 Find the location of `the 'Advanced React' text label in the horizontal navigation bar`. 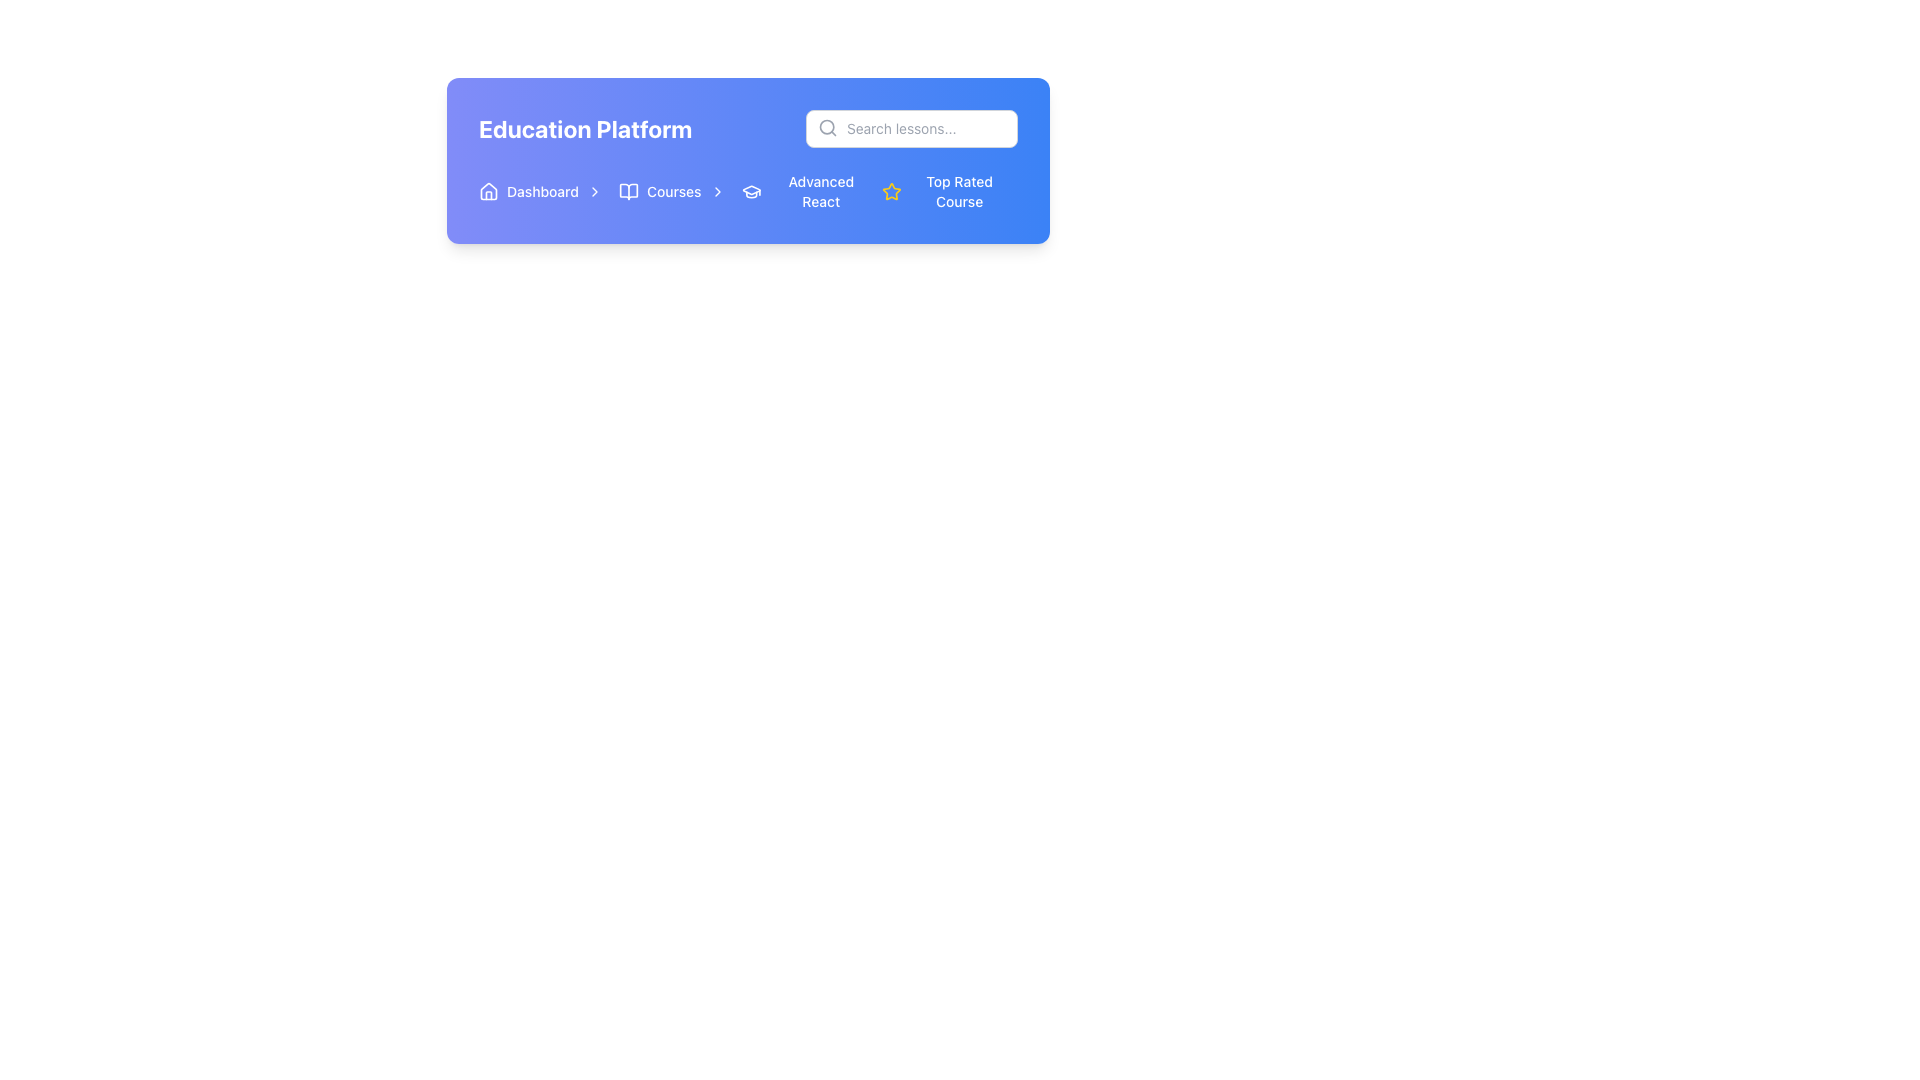

the 'Advanced React' text label in the horizontal navigation bar is located at coordinates (821, 192).